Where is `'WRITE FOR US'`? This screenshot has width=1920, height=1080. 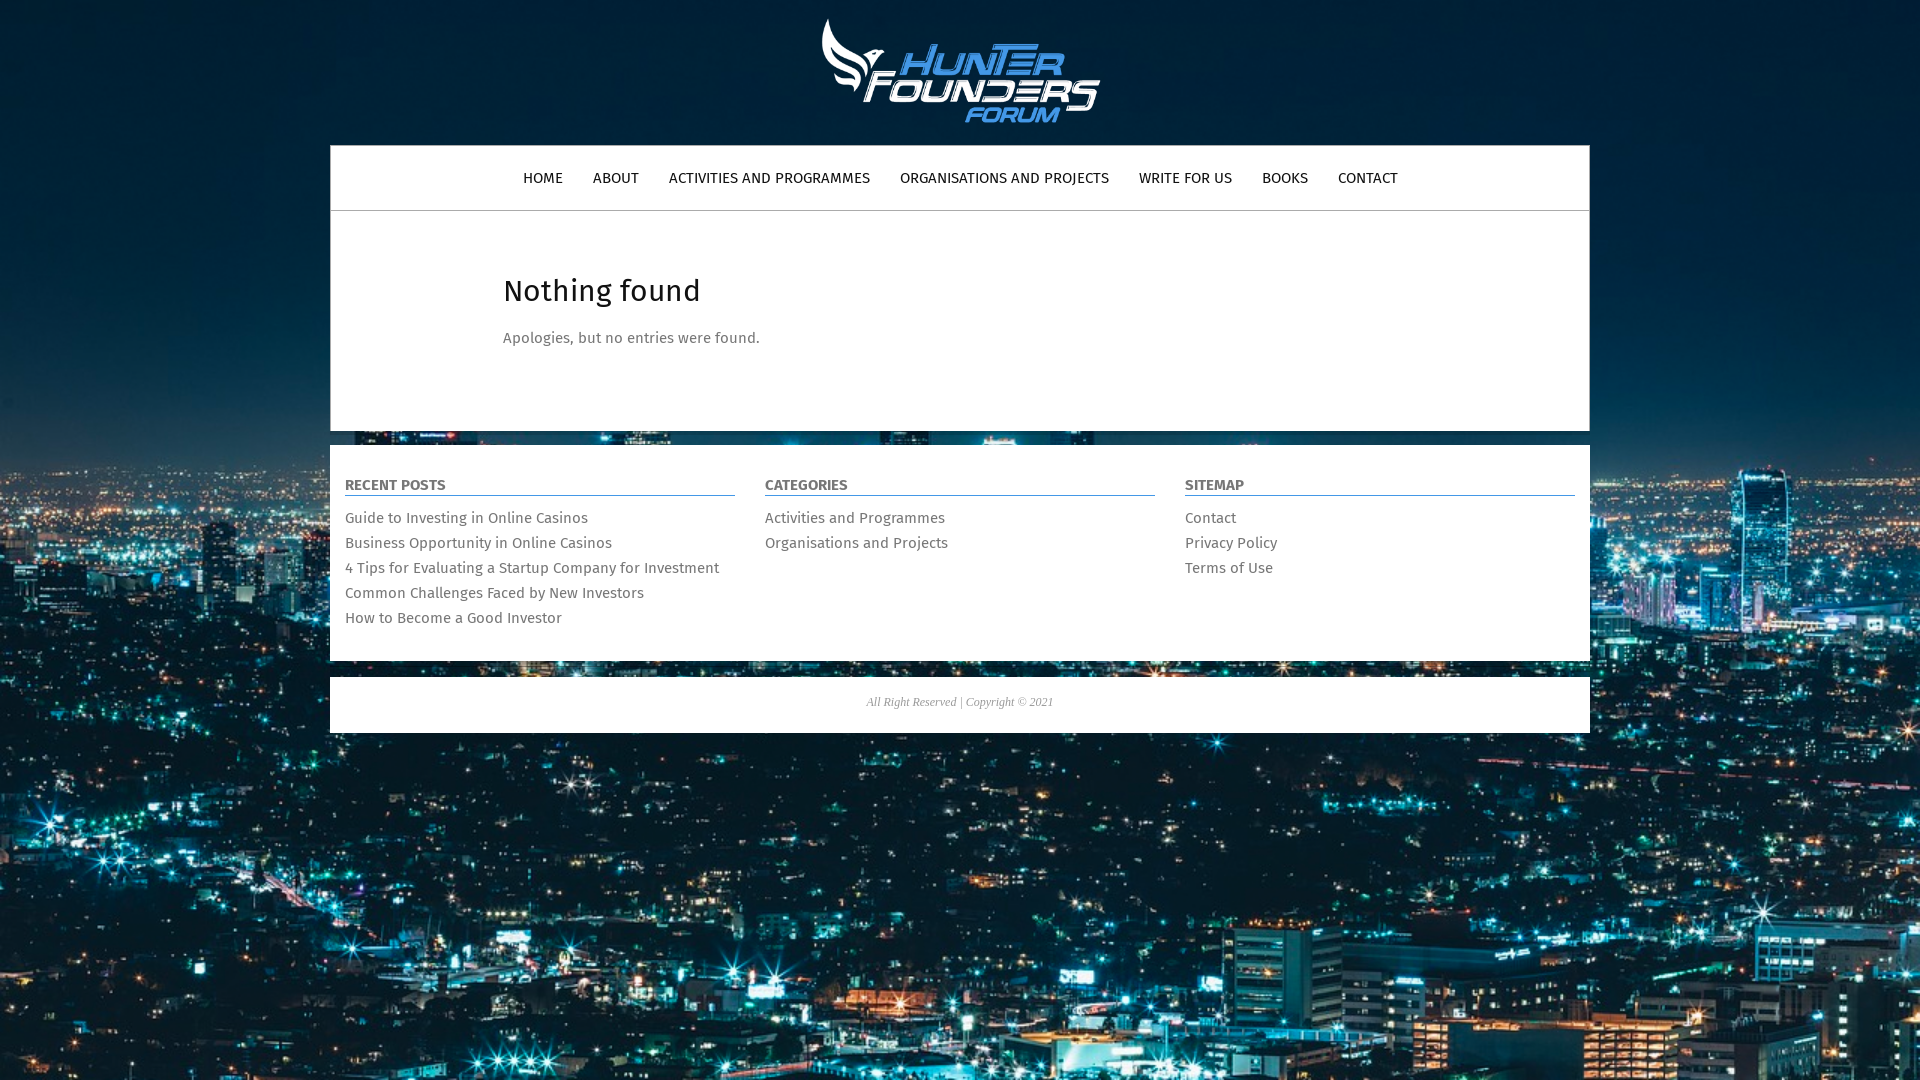 'WRITE FOR US' is located at coordinates (1123, 176).